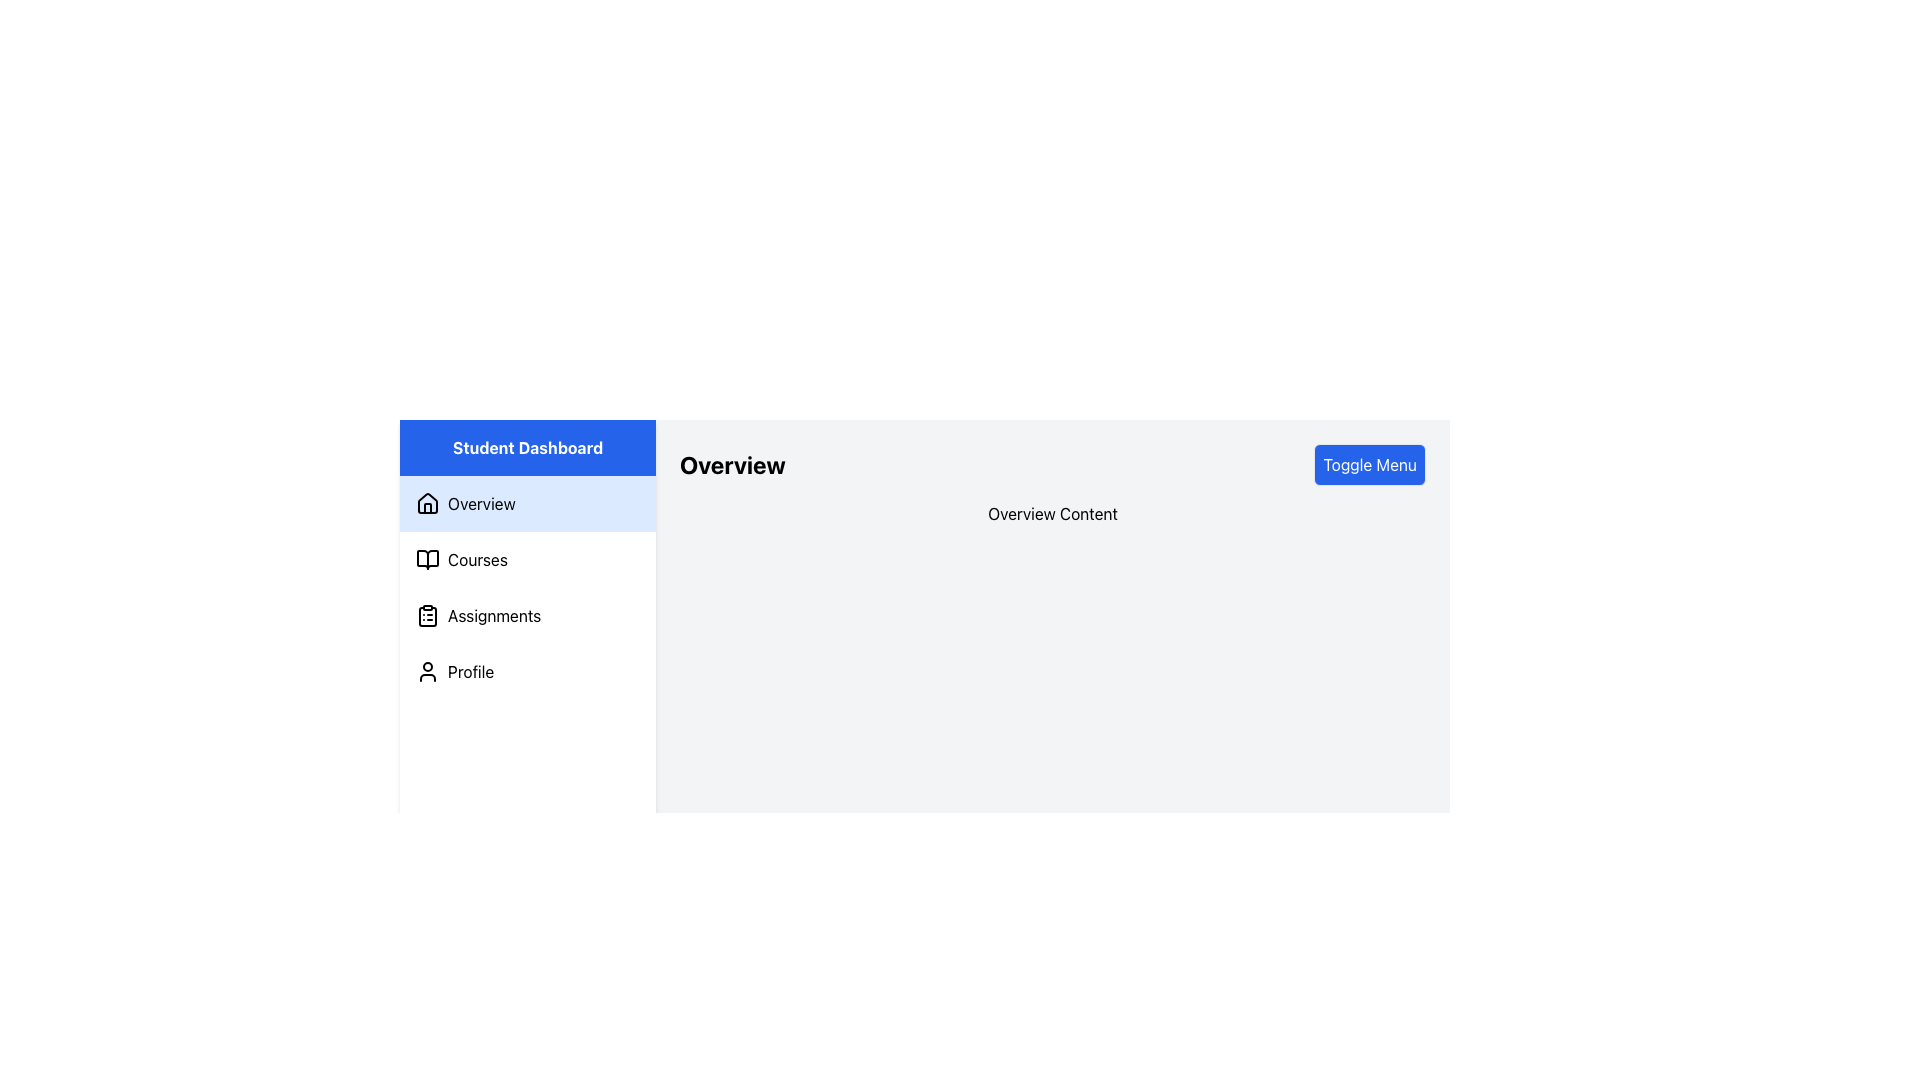 This screenshot has height=1080, width=1920. What do you see at coordinates (528, 615) in the screenshot?
I see `the 'Assignments' menu item in the vertical navigation bar` at bounding box center [528, 615].